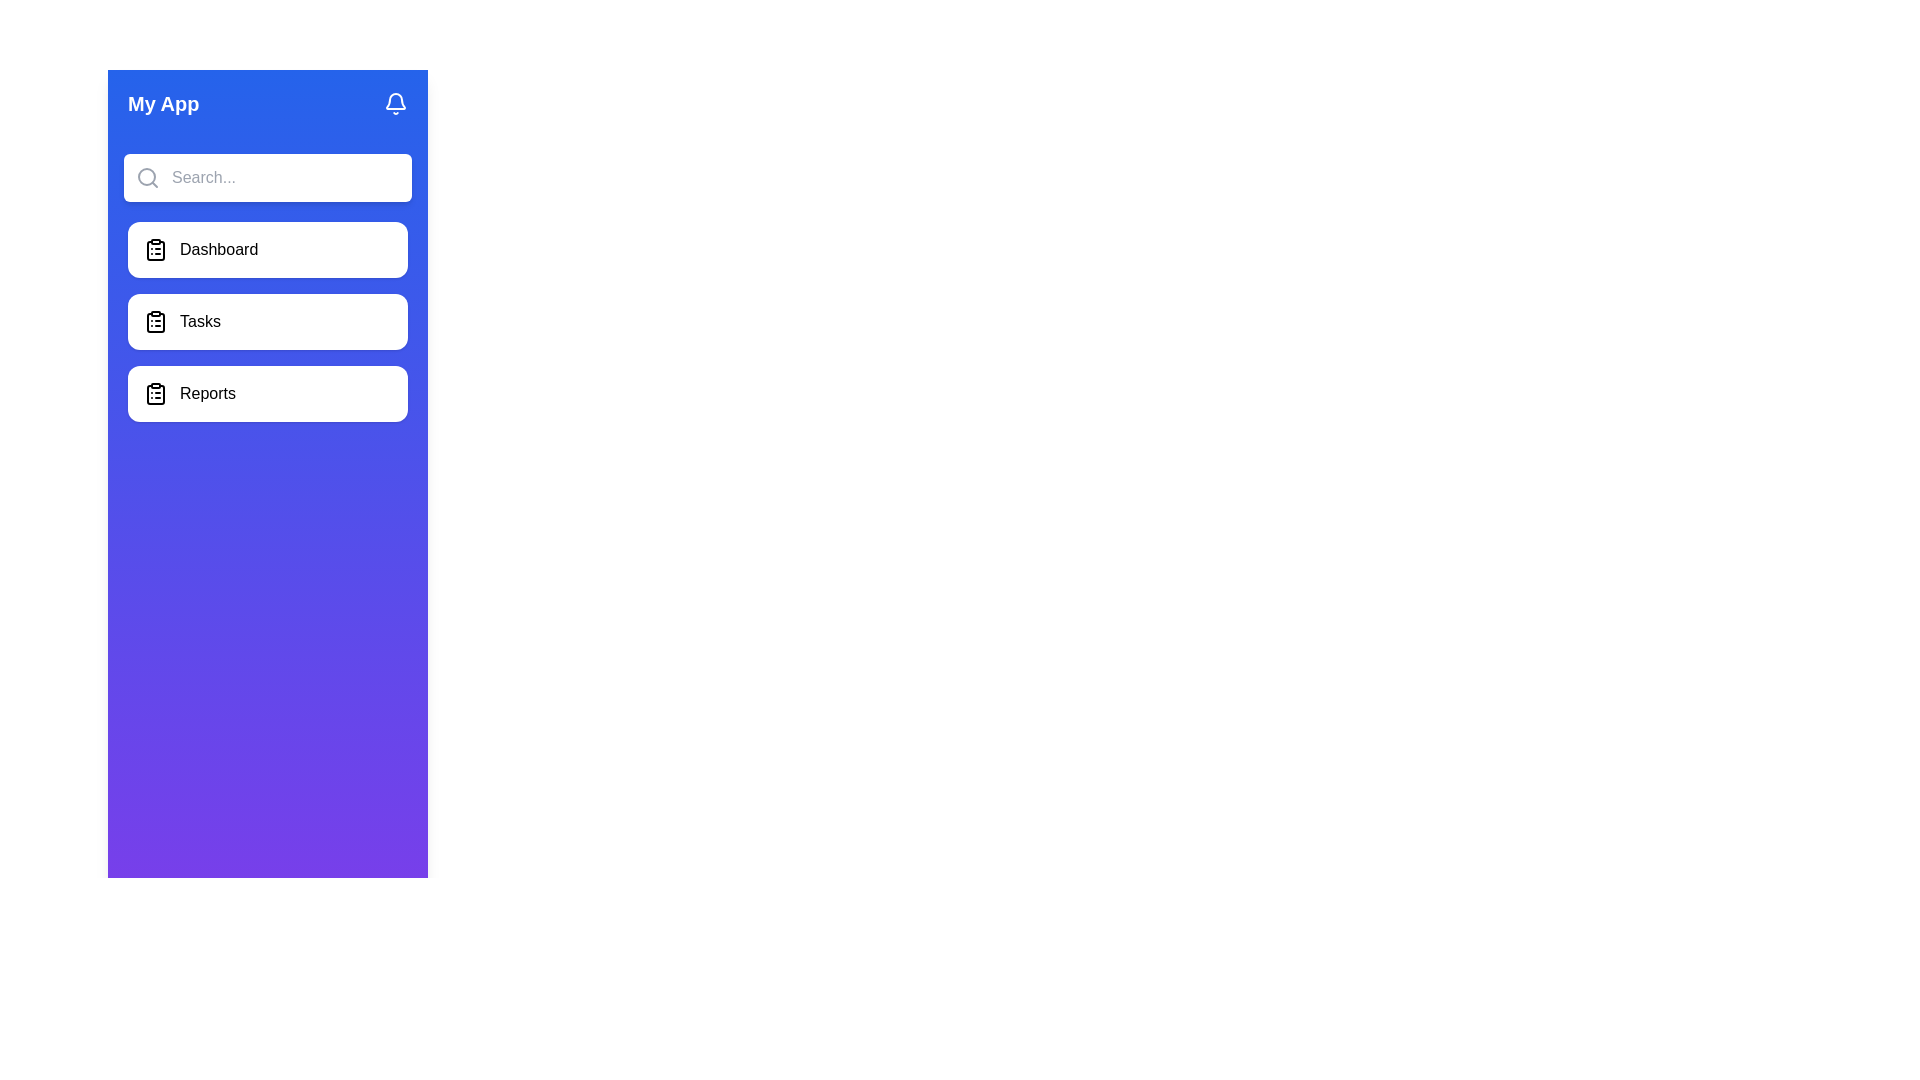 The height and width of the screenshot is (1080, 1920). I want to click on the Dashboard in the sidebar list, so click(267, 249).